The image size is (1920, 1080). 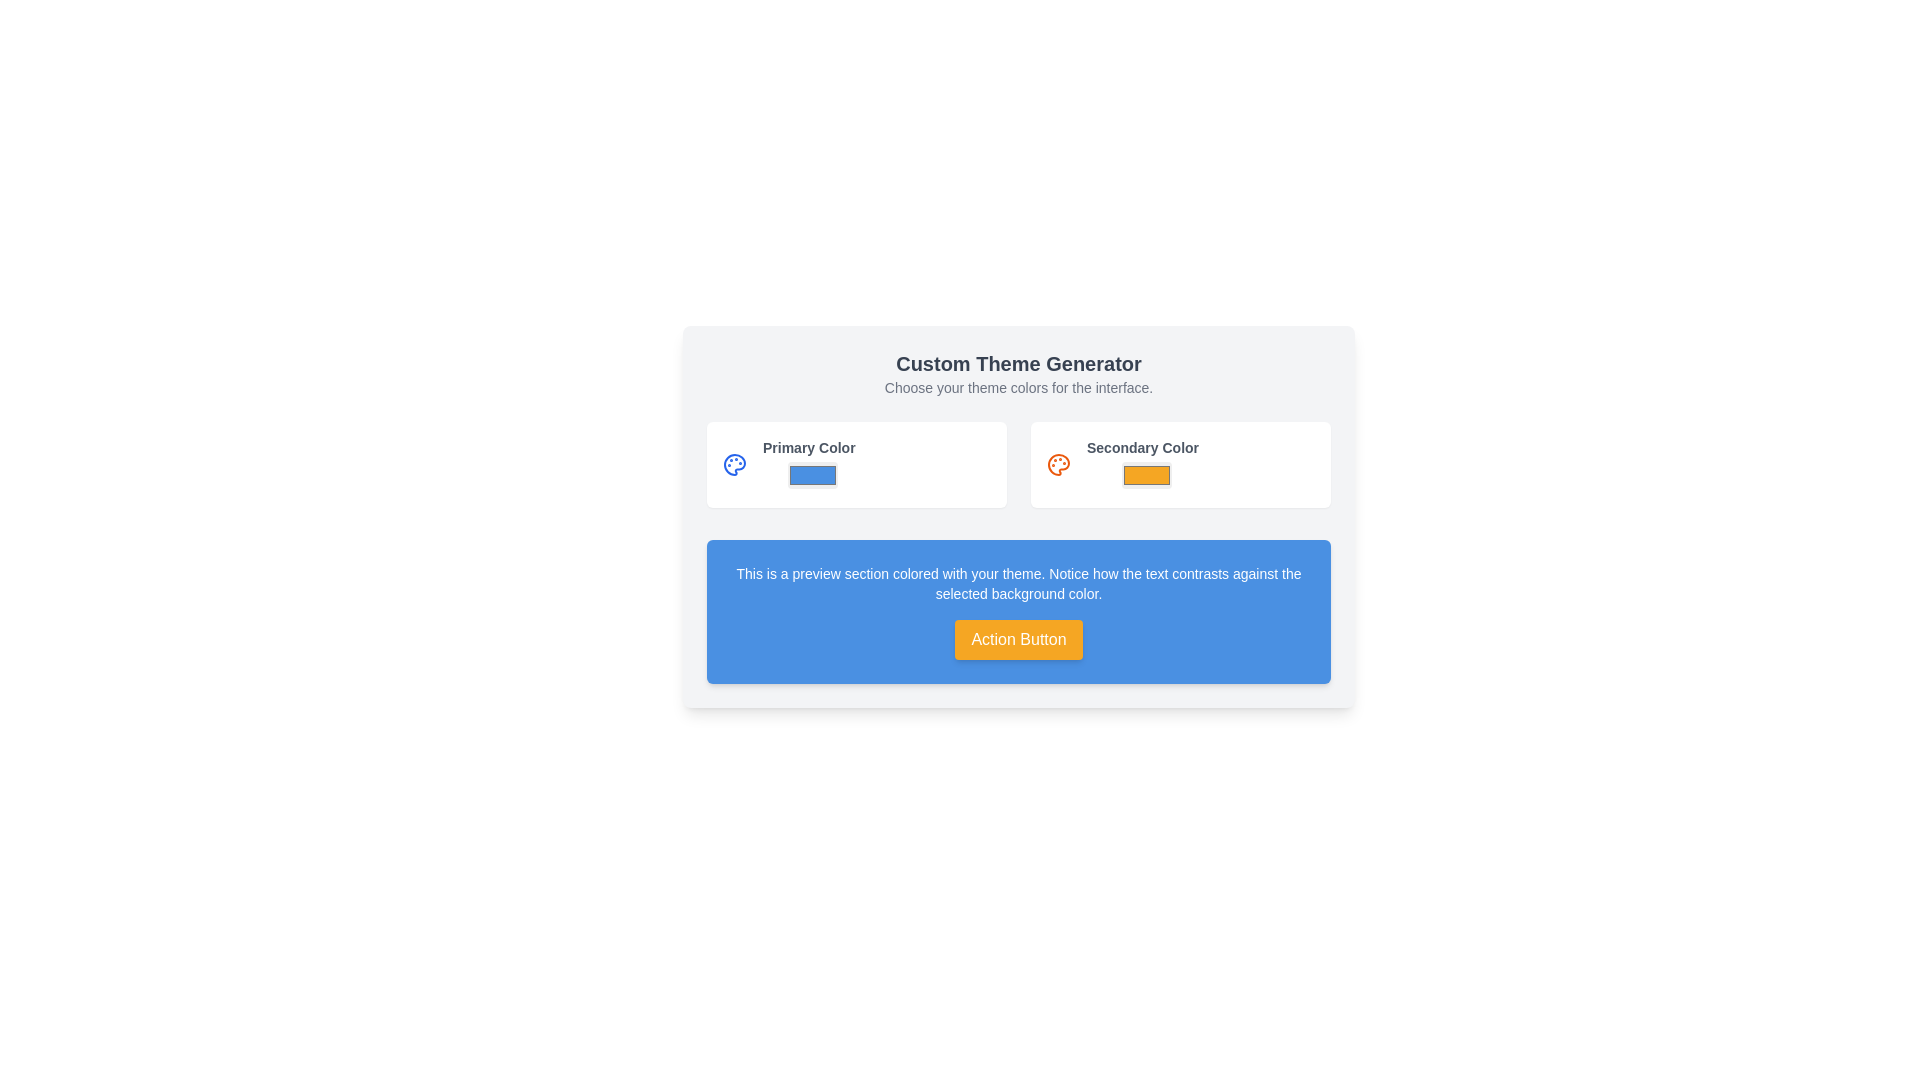 What do you see at coordinates (1018, 583) in the screenshot?
I see `text from the centrally located Text block that provides an explanation of the theme configuration, positioned above the Action Button` at bounding box center [1018, 583].